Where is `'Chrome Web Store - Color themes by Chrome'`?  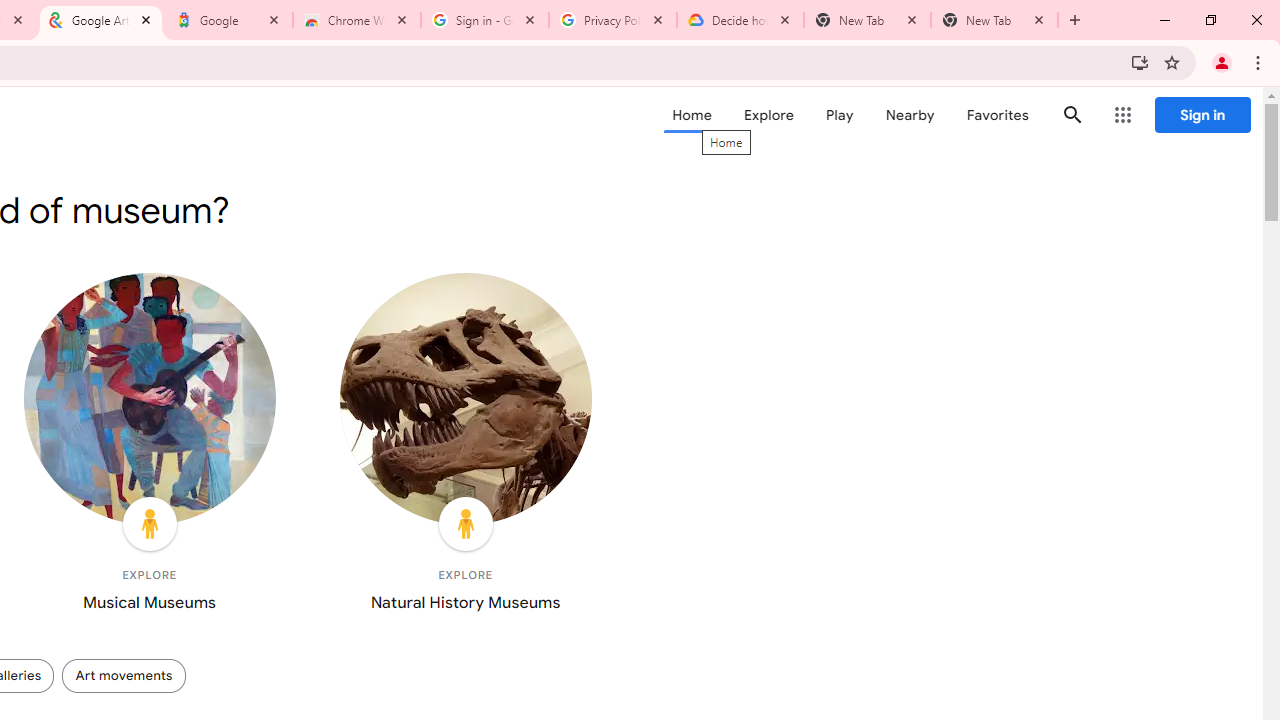 'Chrome Web Store - Color themes by Chrome' is located at coordinates (357, 20).